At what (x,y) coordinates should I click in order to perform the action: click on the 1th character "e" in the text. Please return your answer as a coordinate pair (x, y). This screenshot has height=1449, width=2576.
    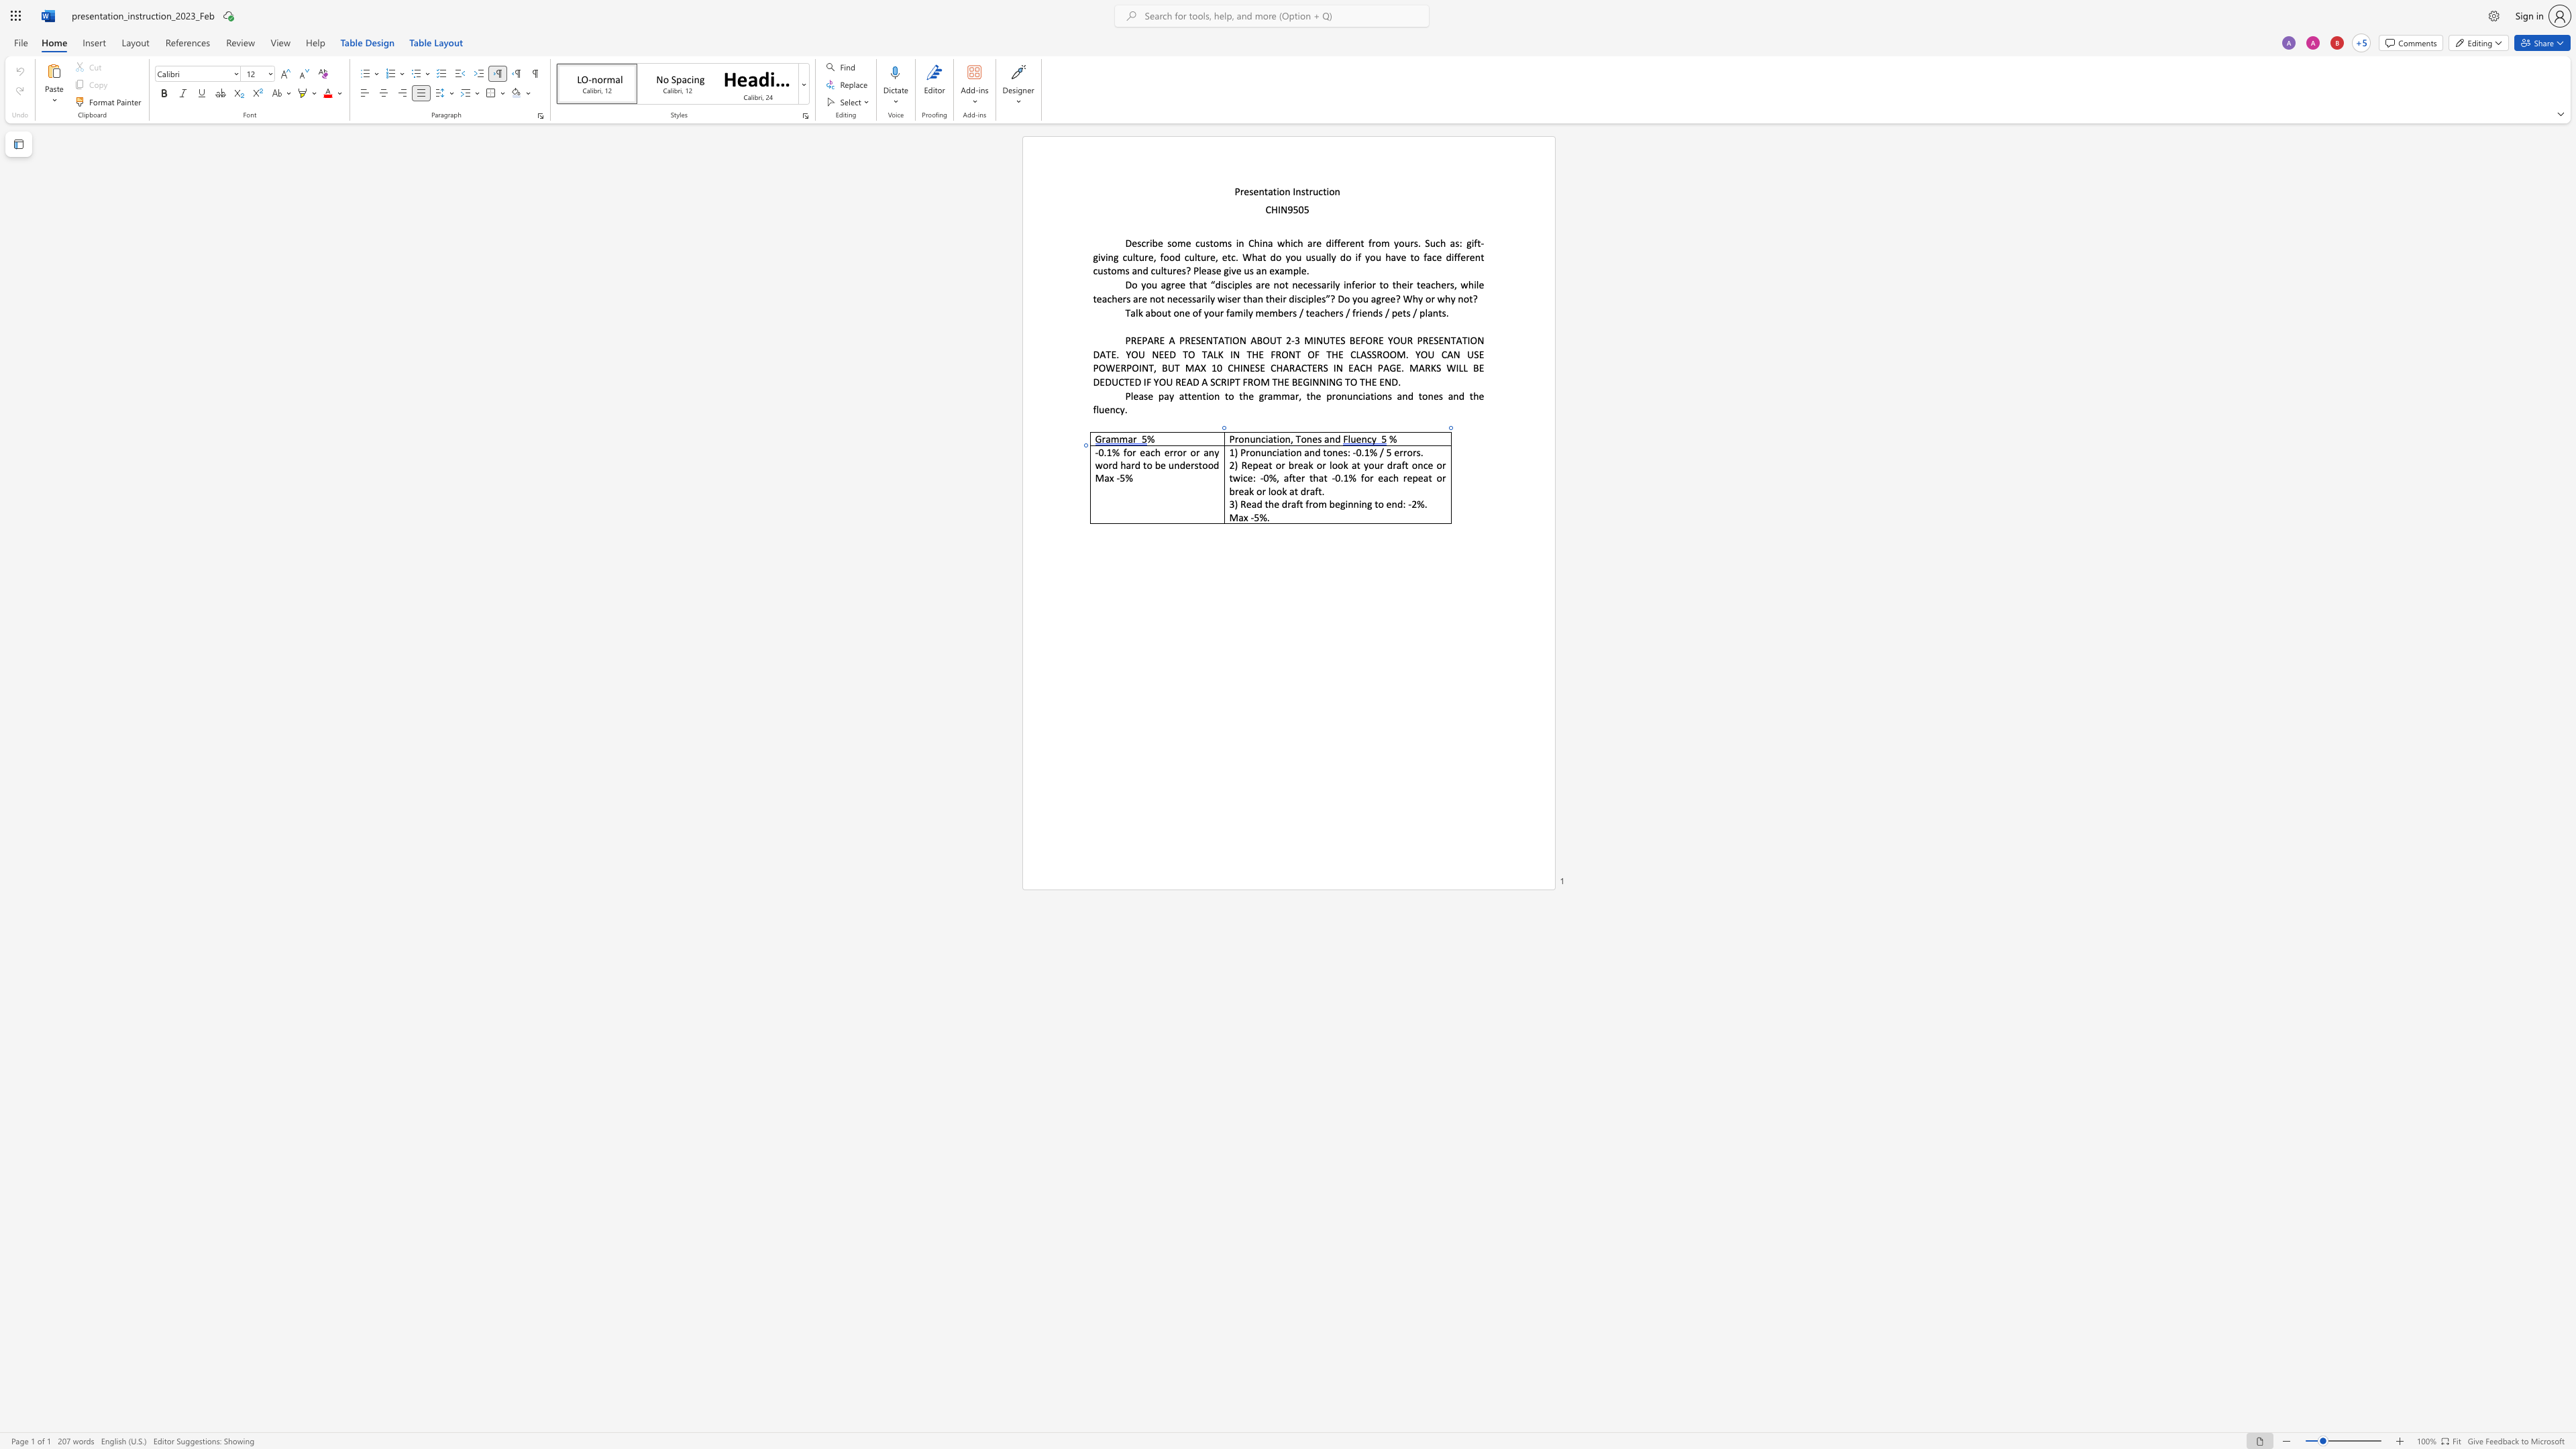
    Looking at the image, I should click on (1141, 452).